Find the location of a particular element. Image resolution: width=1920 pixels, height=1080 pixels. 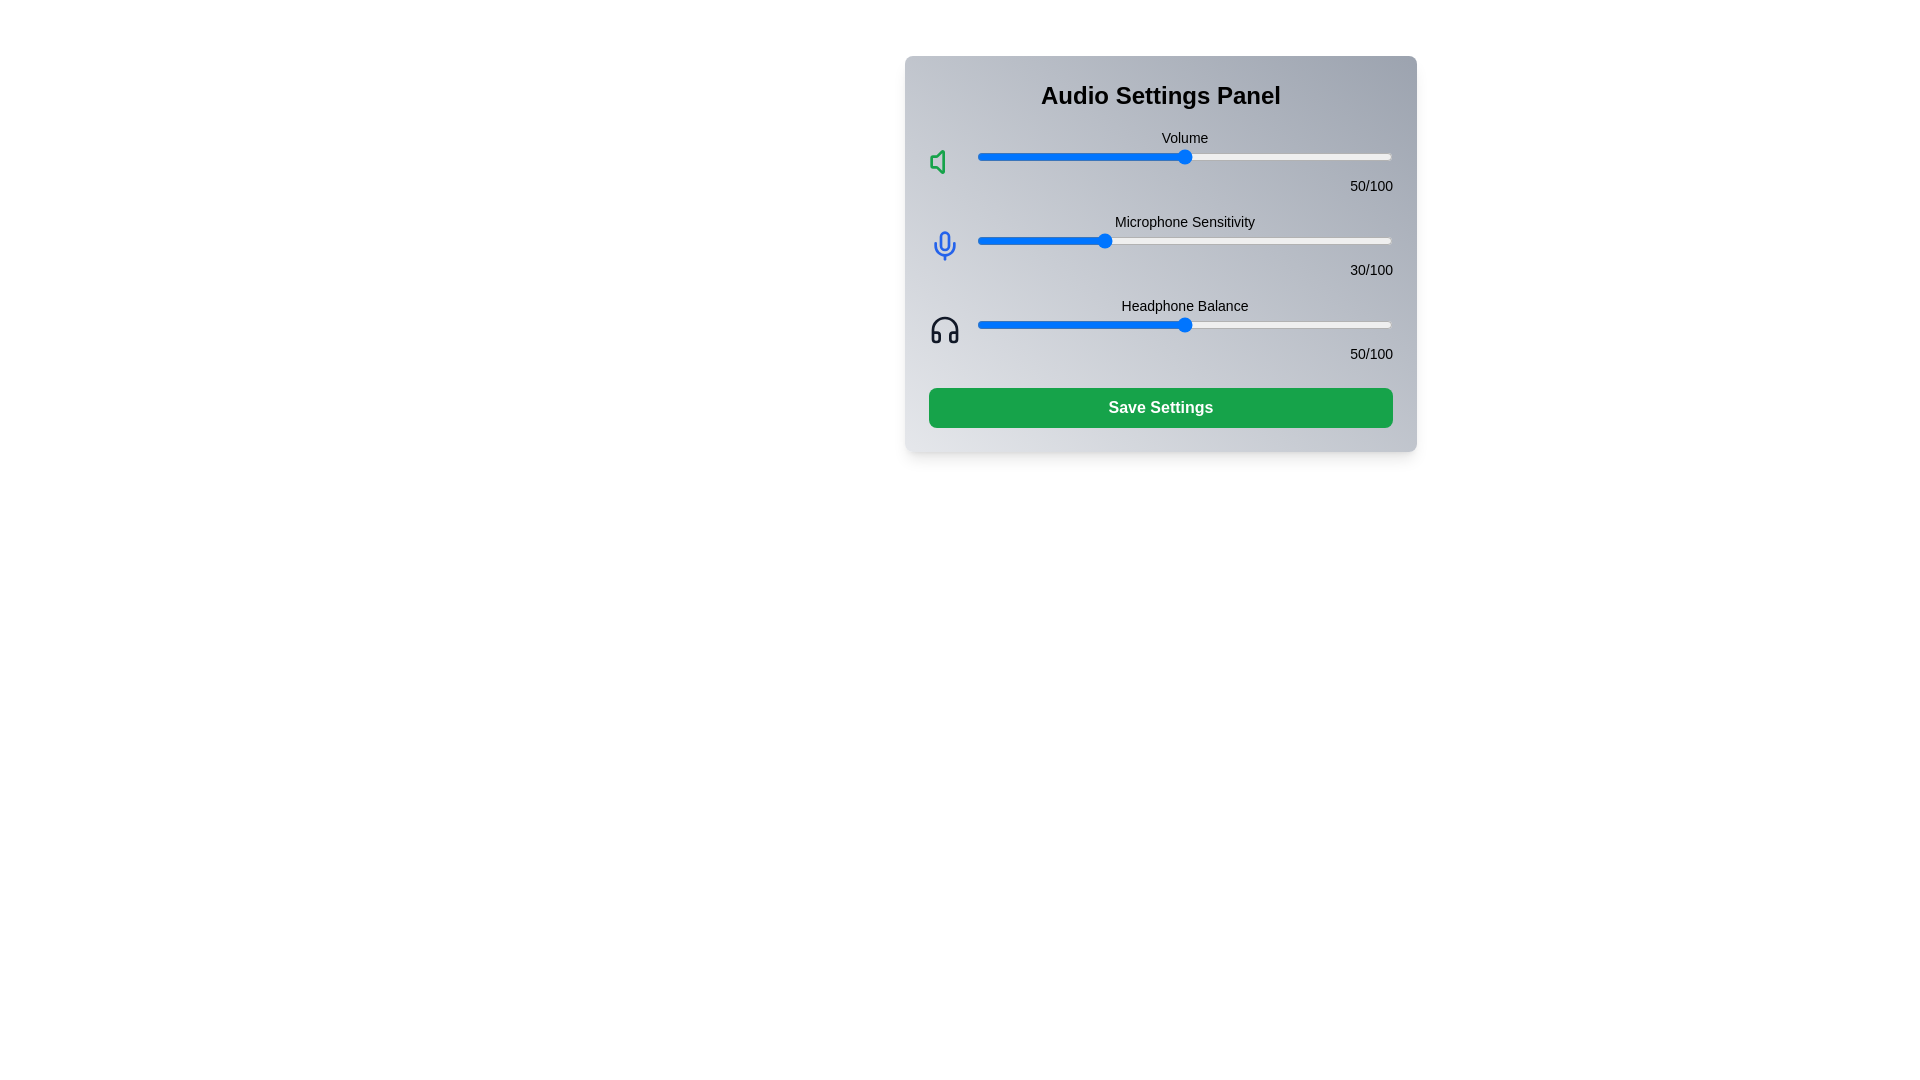

microphone sensitivity is located at coordinates (1109, 239).